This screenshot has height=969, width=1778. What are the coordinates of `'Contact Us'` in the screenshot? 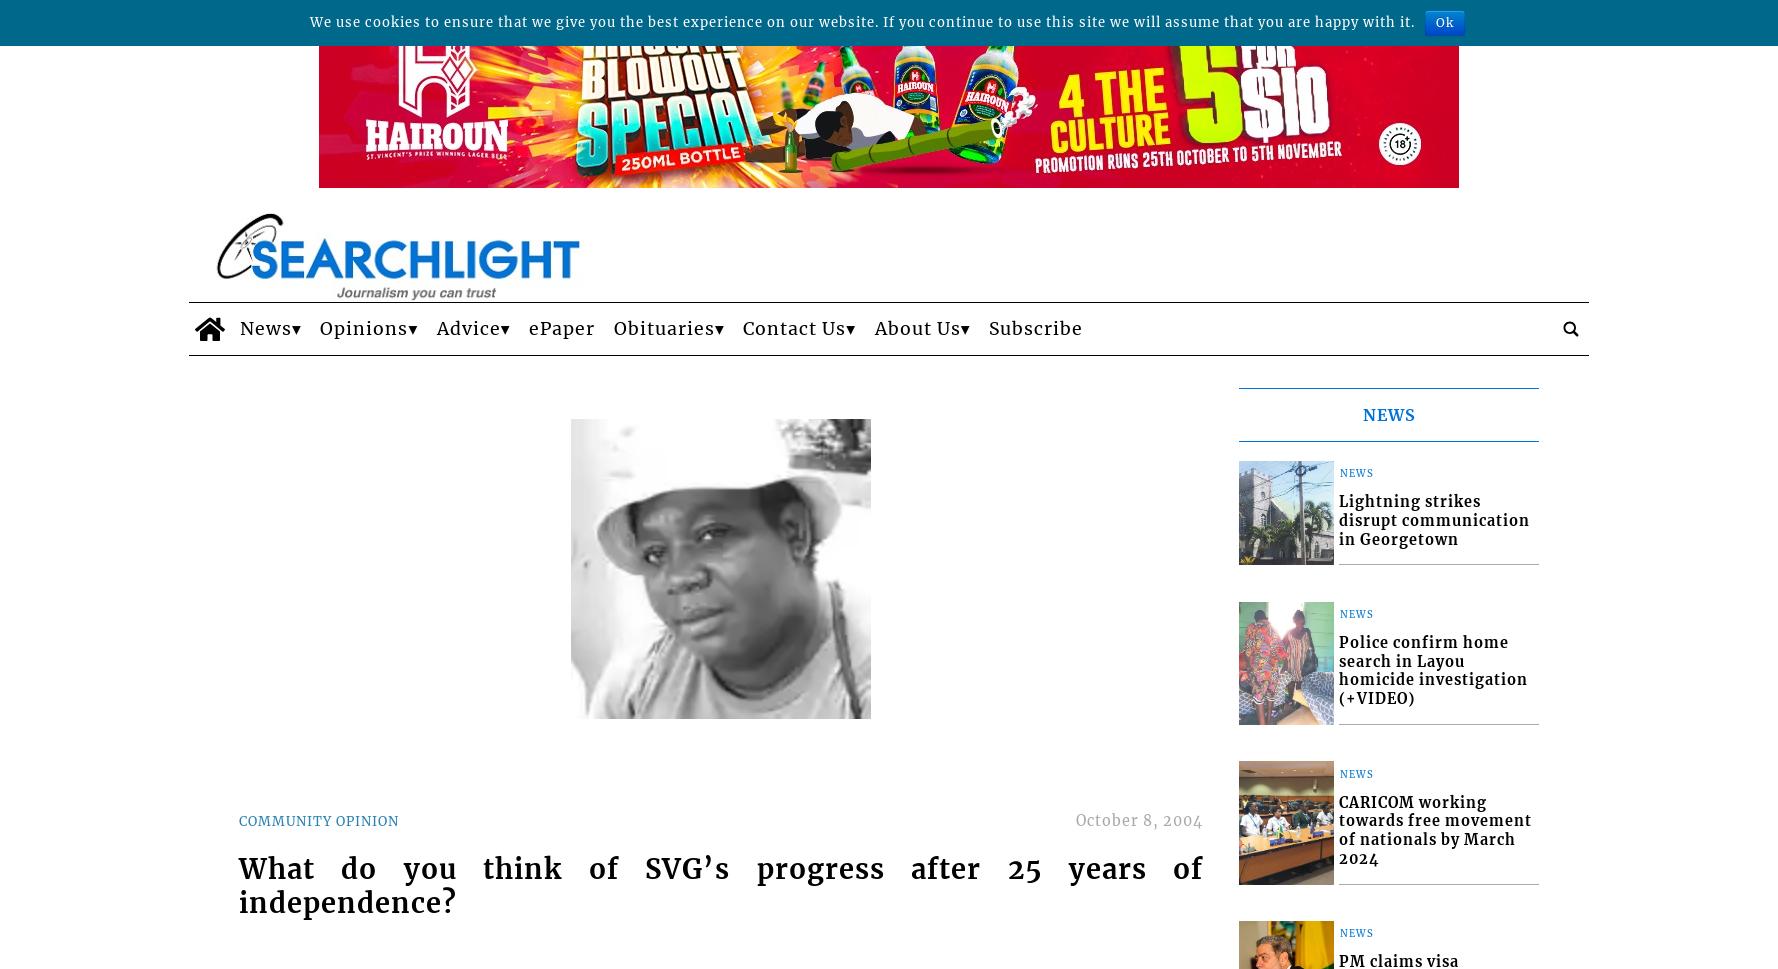 It's located at (794, 327).